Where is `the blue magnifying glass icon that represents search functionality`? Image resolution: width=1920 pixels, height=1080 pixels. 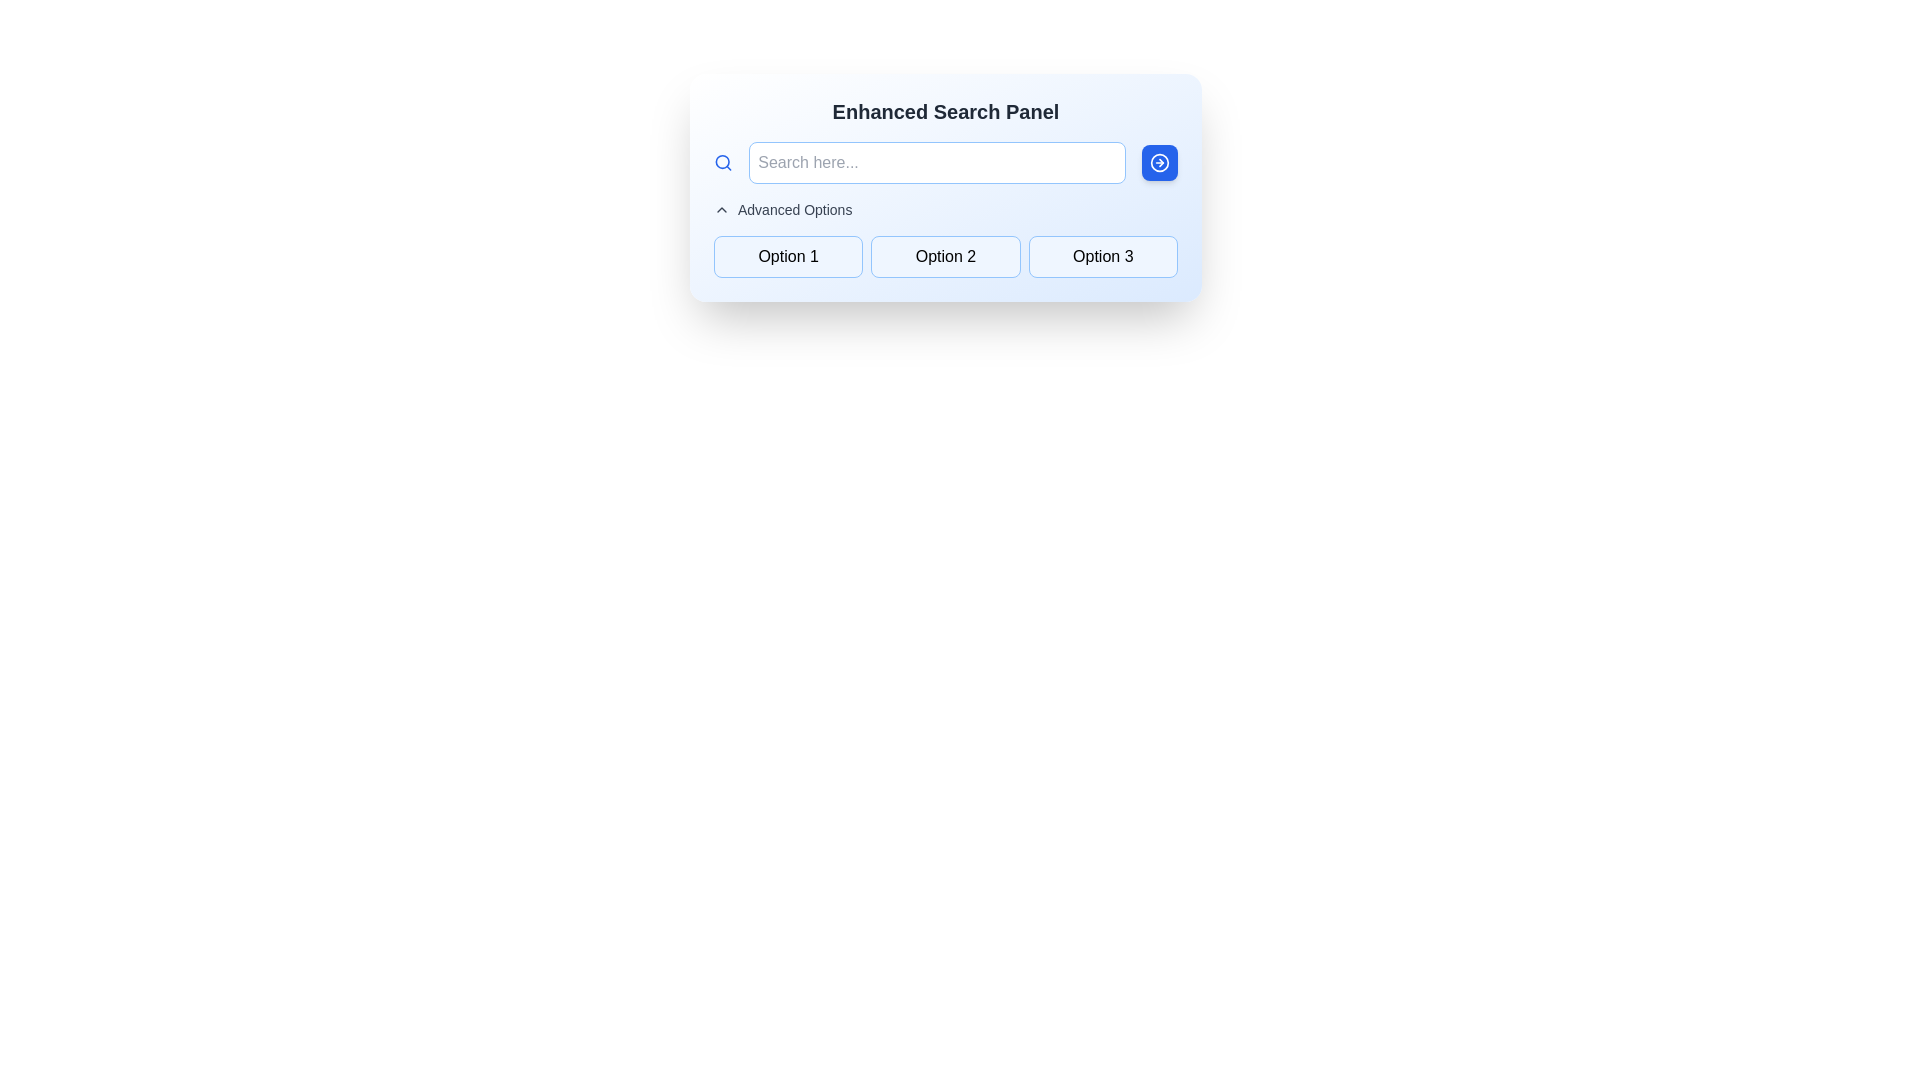
the blue magnifying glass icon that represents search functionality is located at coordinates (722, 161).